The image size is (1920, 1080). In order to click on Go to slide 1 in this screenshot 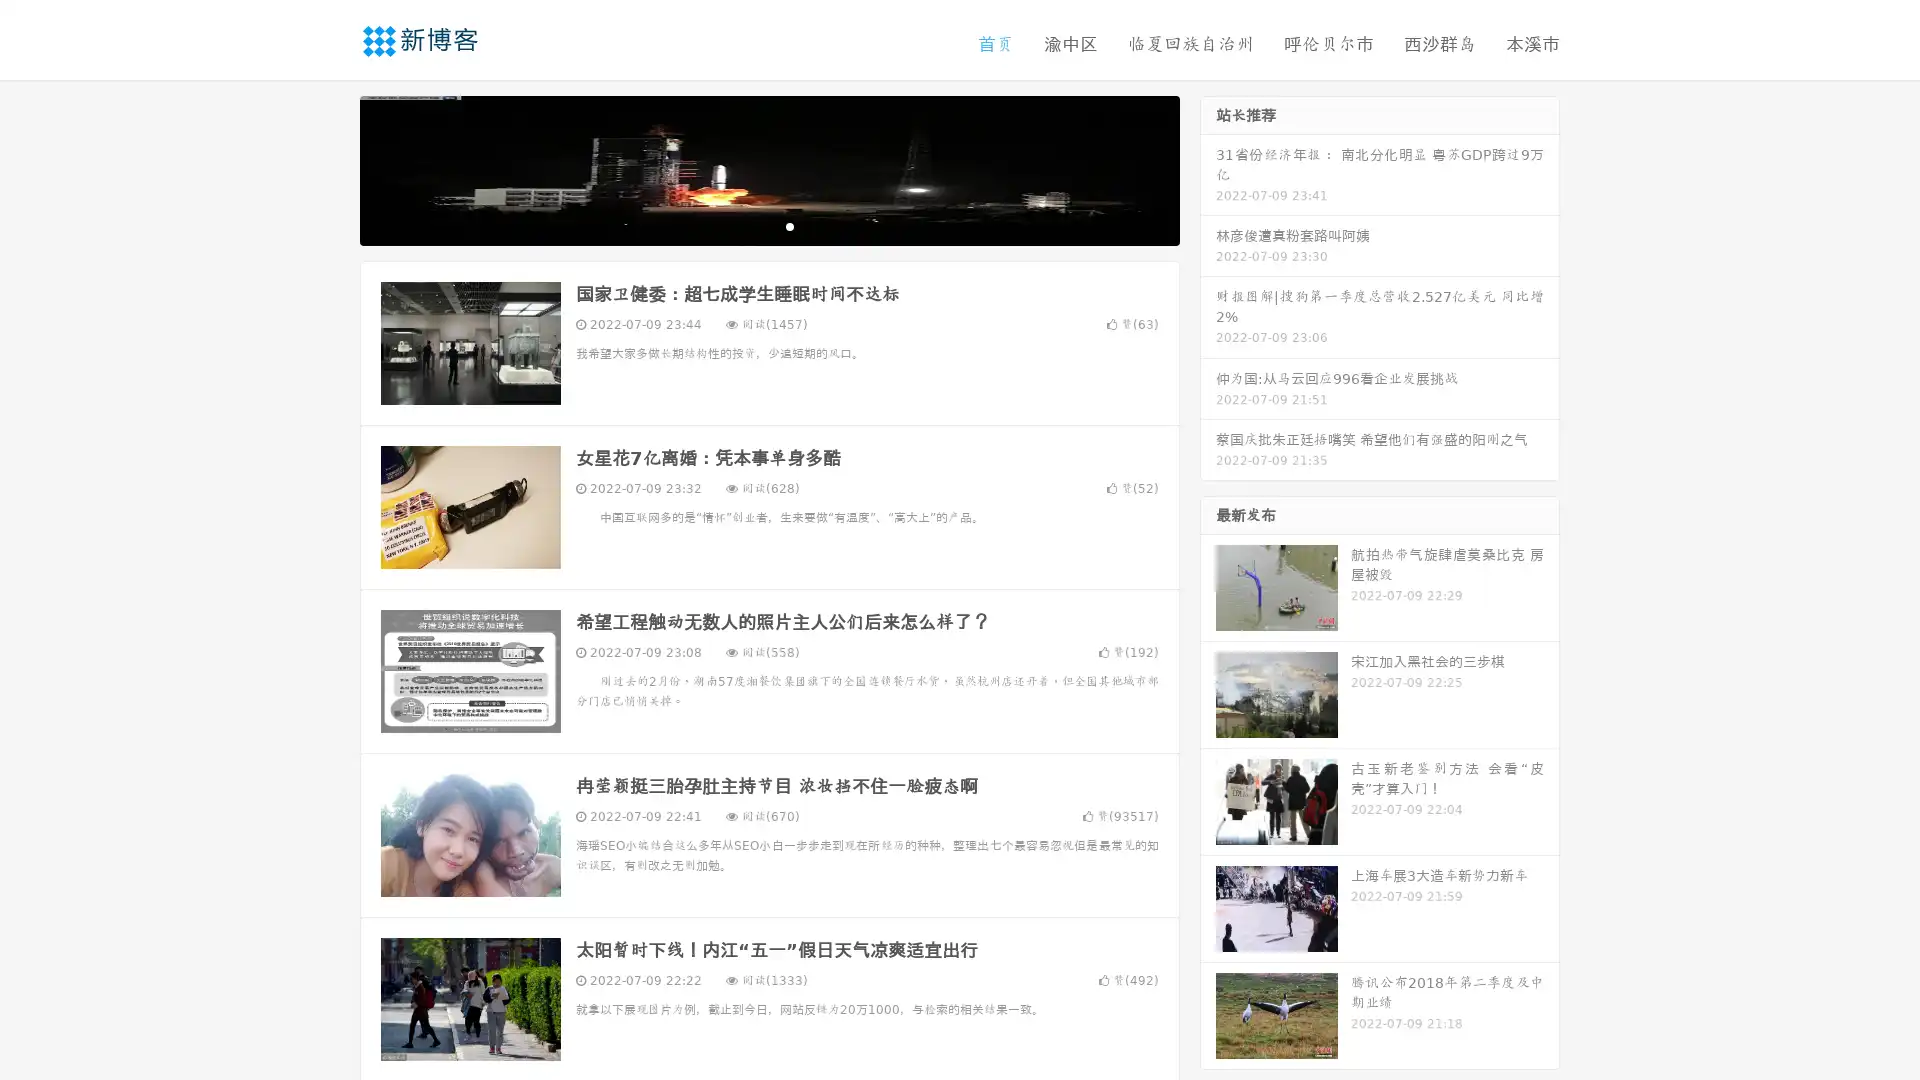, I will do `click(748, 225)`.